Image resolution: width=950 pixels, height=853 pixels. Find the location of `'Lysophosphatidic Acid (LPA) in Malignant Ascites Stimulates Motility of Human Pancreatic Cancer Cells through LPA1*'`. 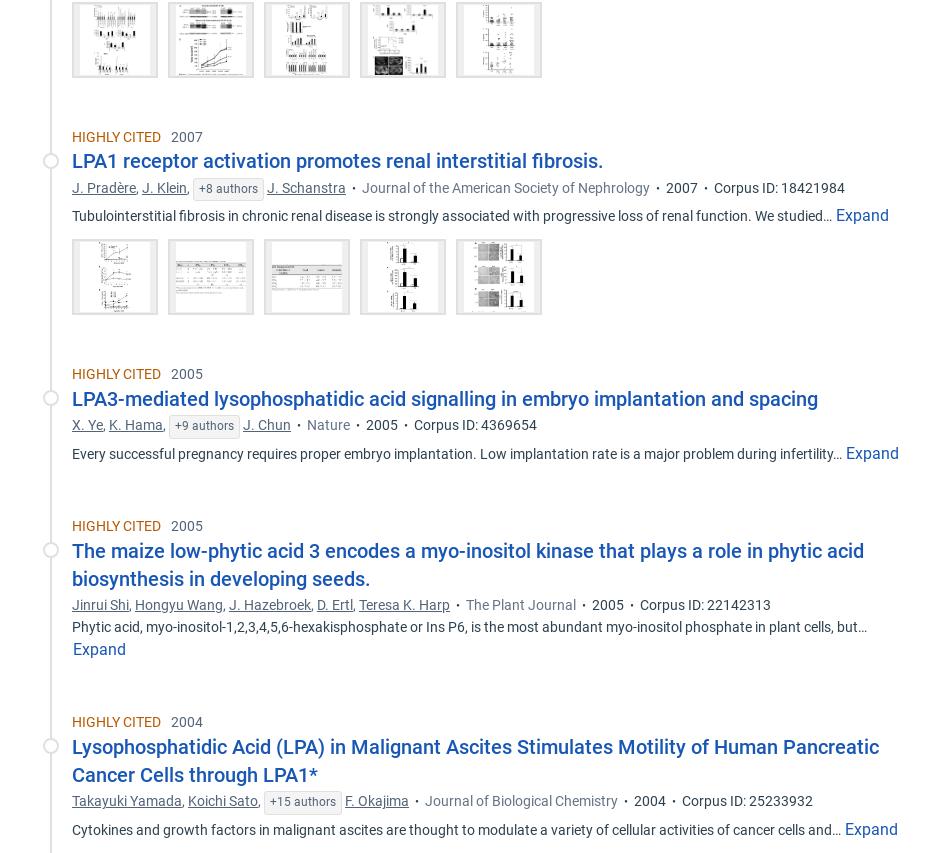

'Lysophosphatidic Acid (LPA) in Malignant Ascites Stimulates Motility of Human Pancreatic Cancer Cells through LPA1*' is located at coordinates (475, 760).